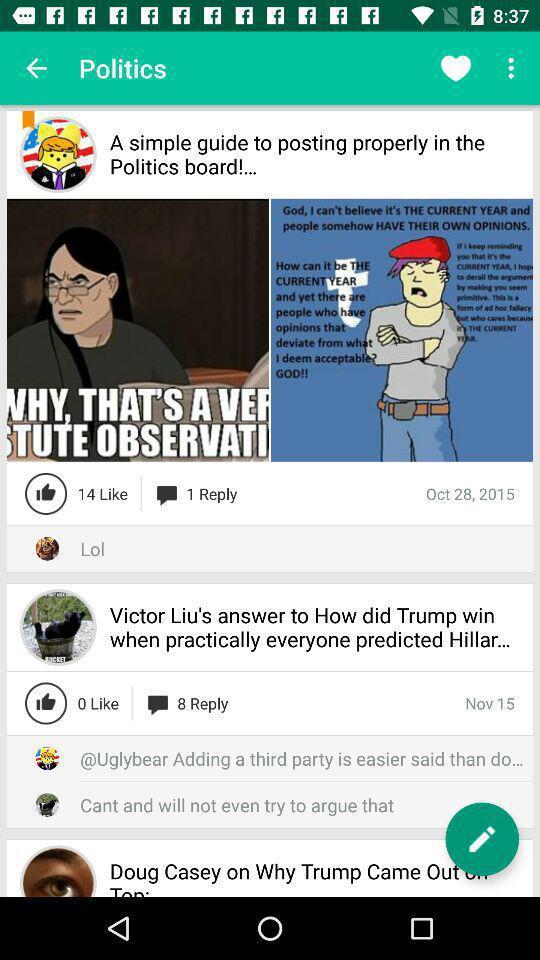 The image size is (540, 960). Describe the element at coordinates (36, 68) in the screenshot. I see `the icon to the left of the politics app` at that location.